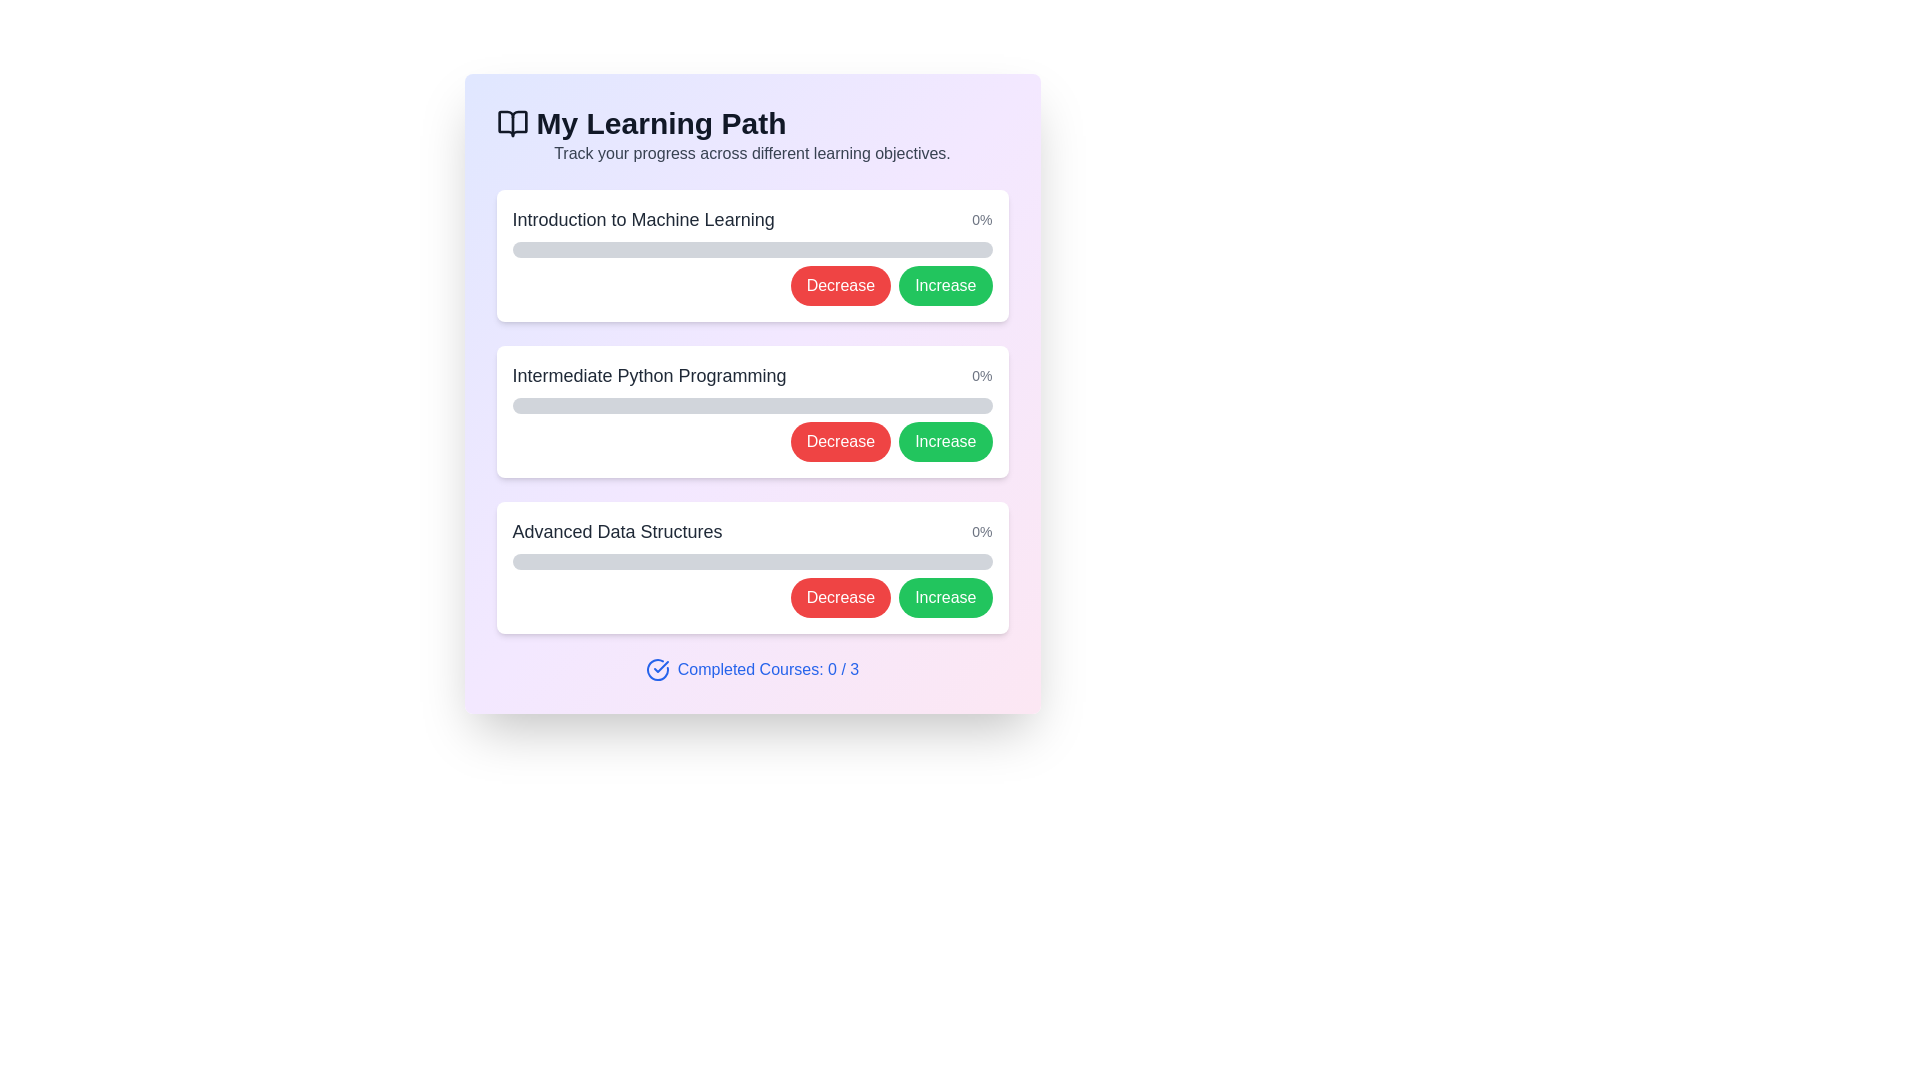  I want to click on the rightmost button in the group of two buttons next to the 'Intermediate Python Programming' section, so click(944, 441).